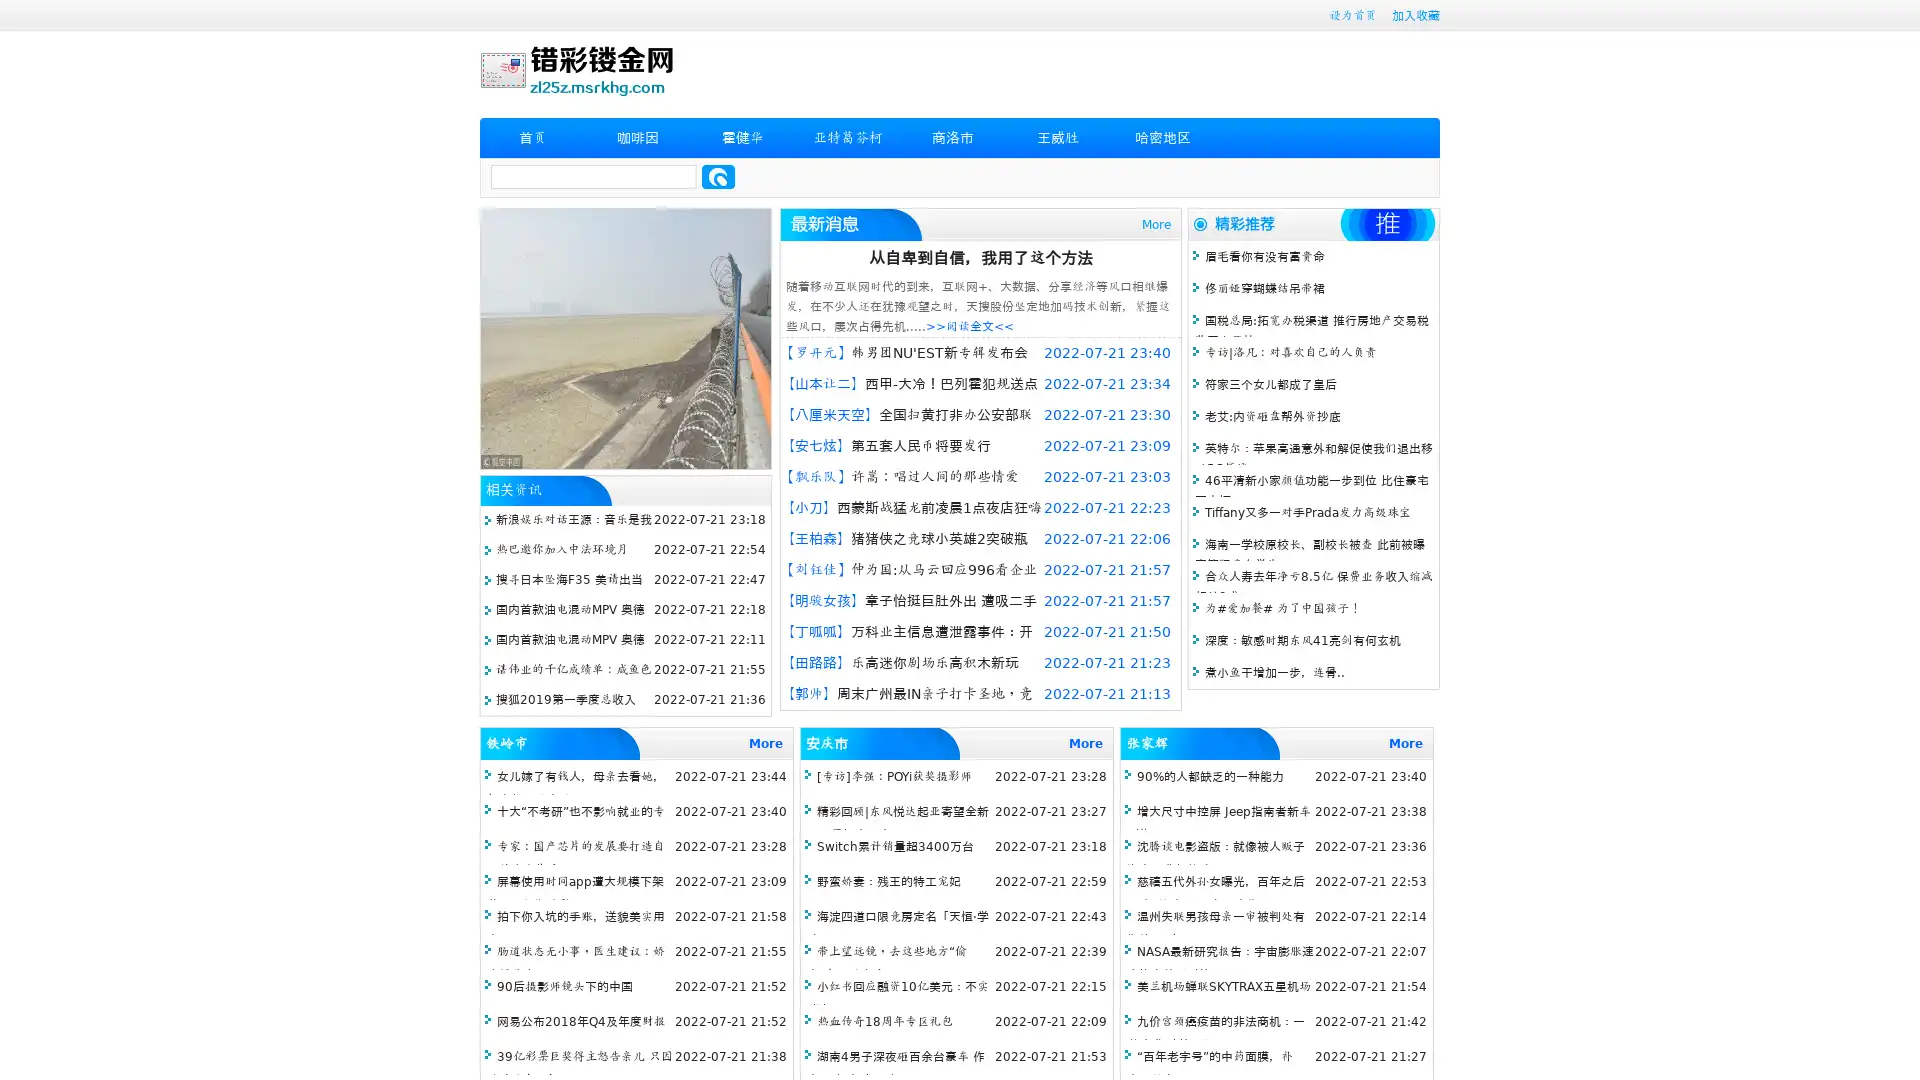  I want to click on Search, so click(718, 176).